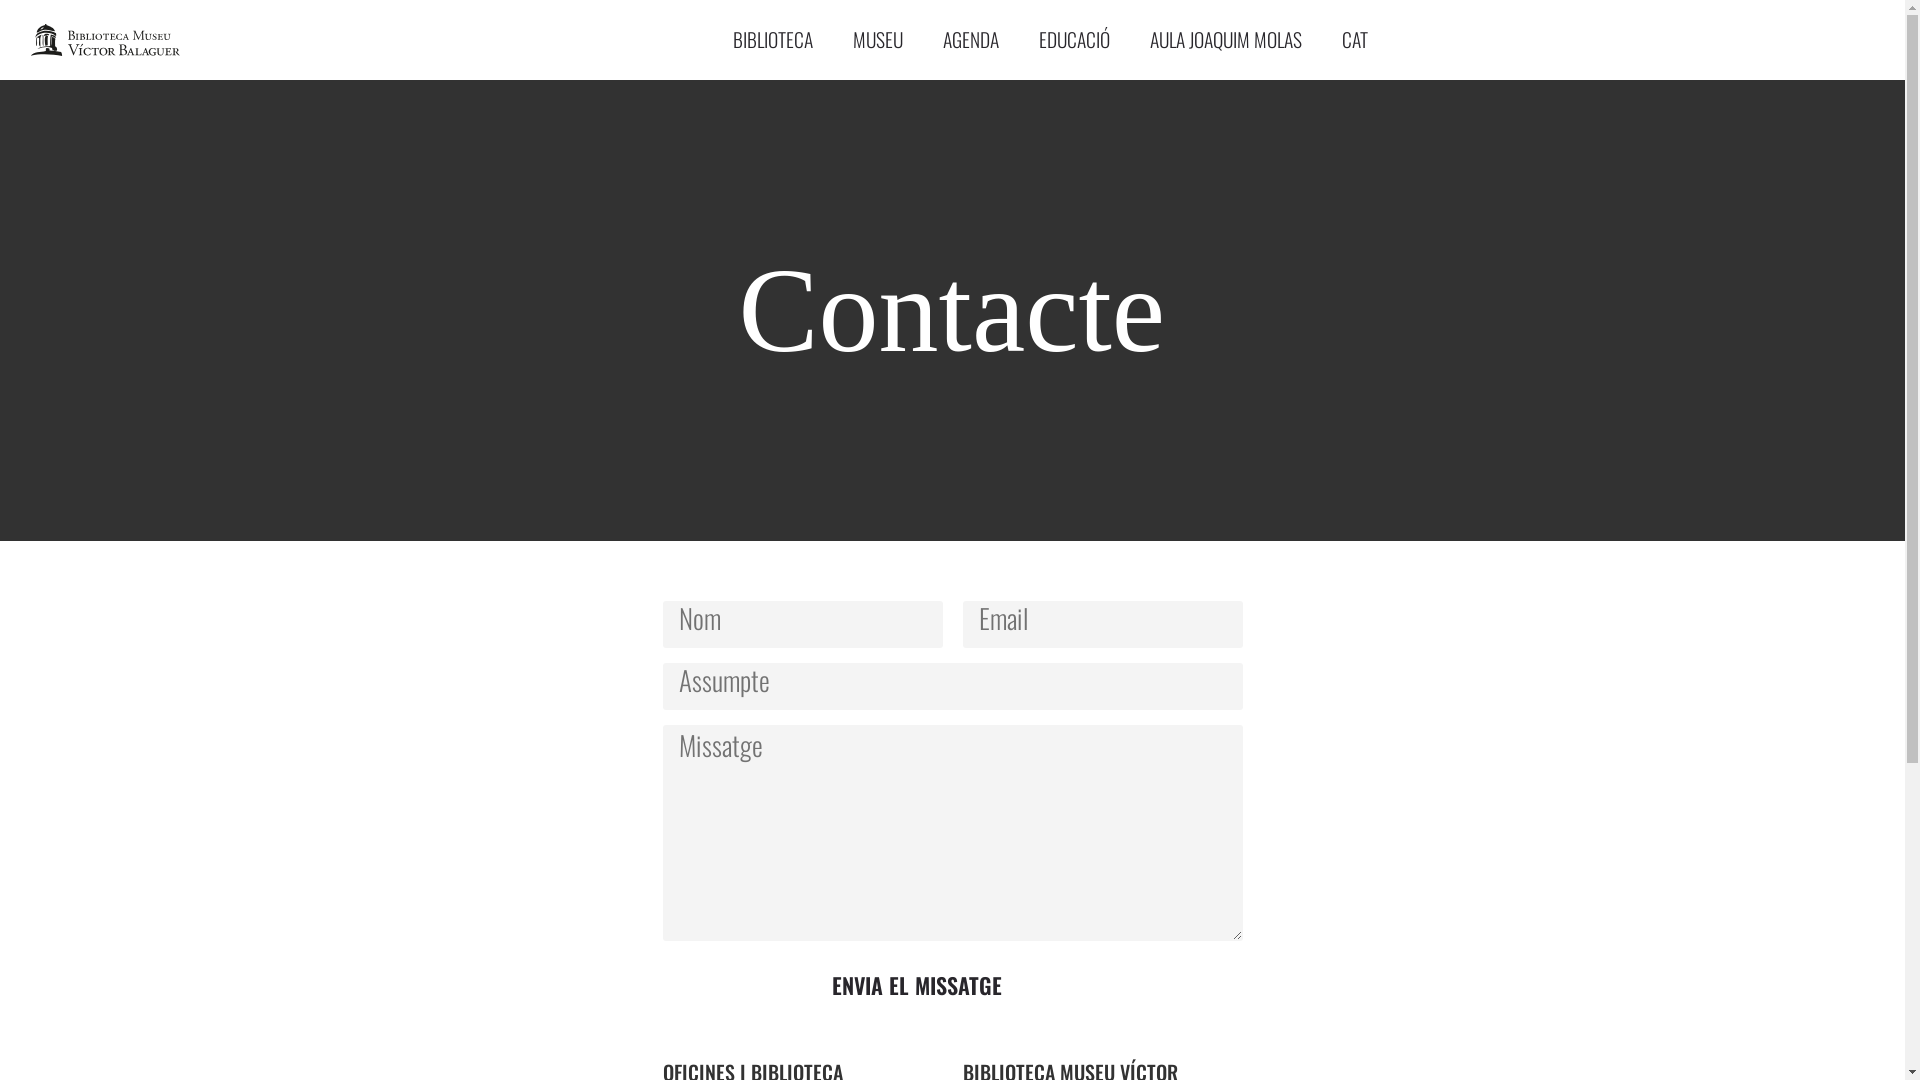  Describe the element at coordinates (1224, 39) in the screenshot. I see `'AULA JOAQUIM MOLAS'` at that location.